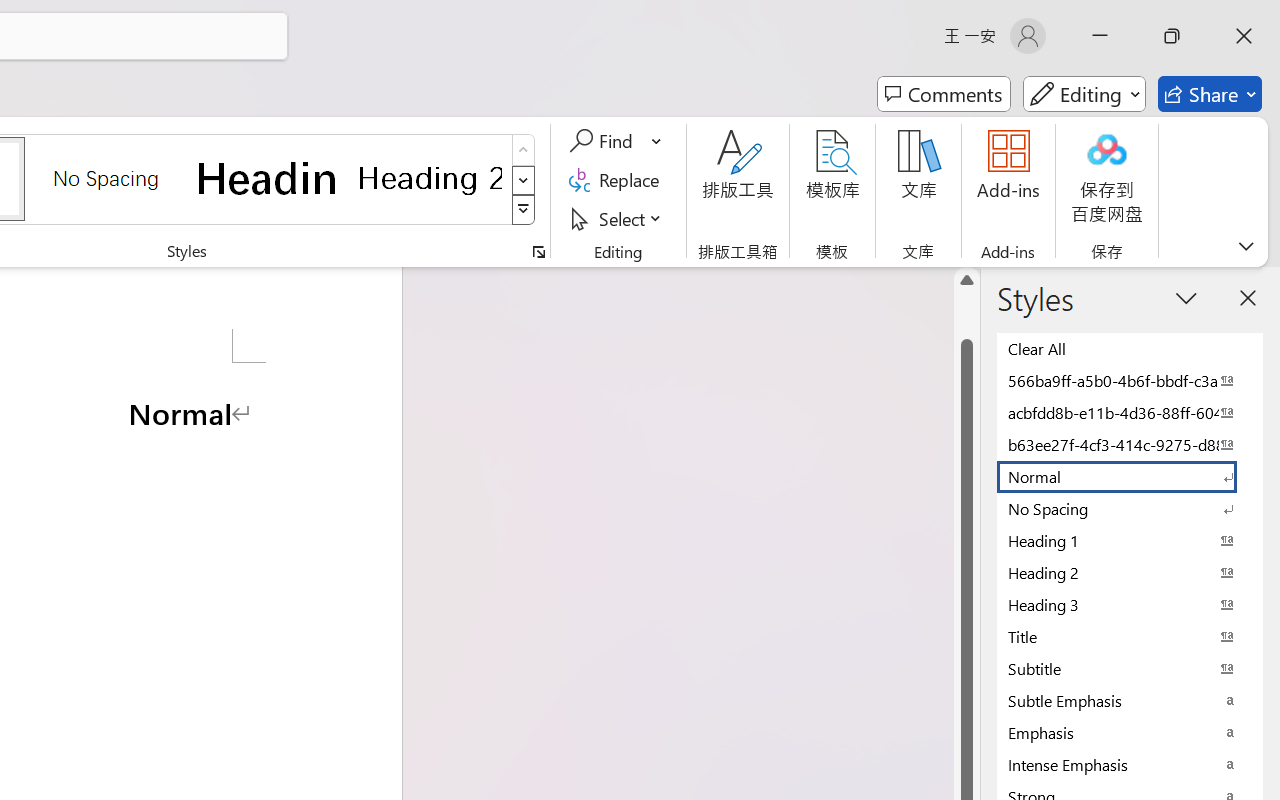  What do you see at coordinates (1130, 507) in the screenshot?
I see `'No Spacing'` at bounding box center [1130, 507].